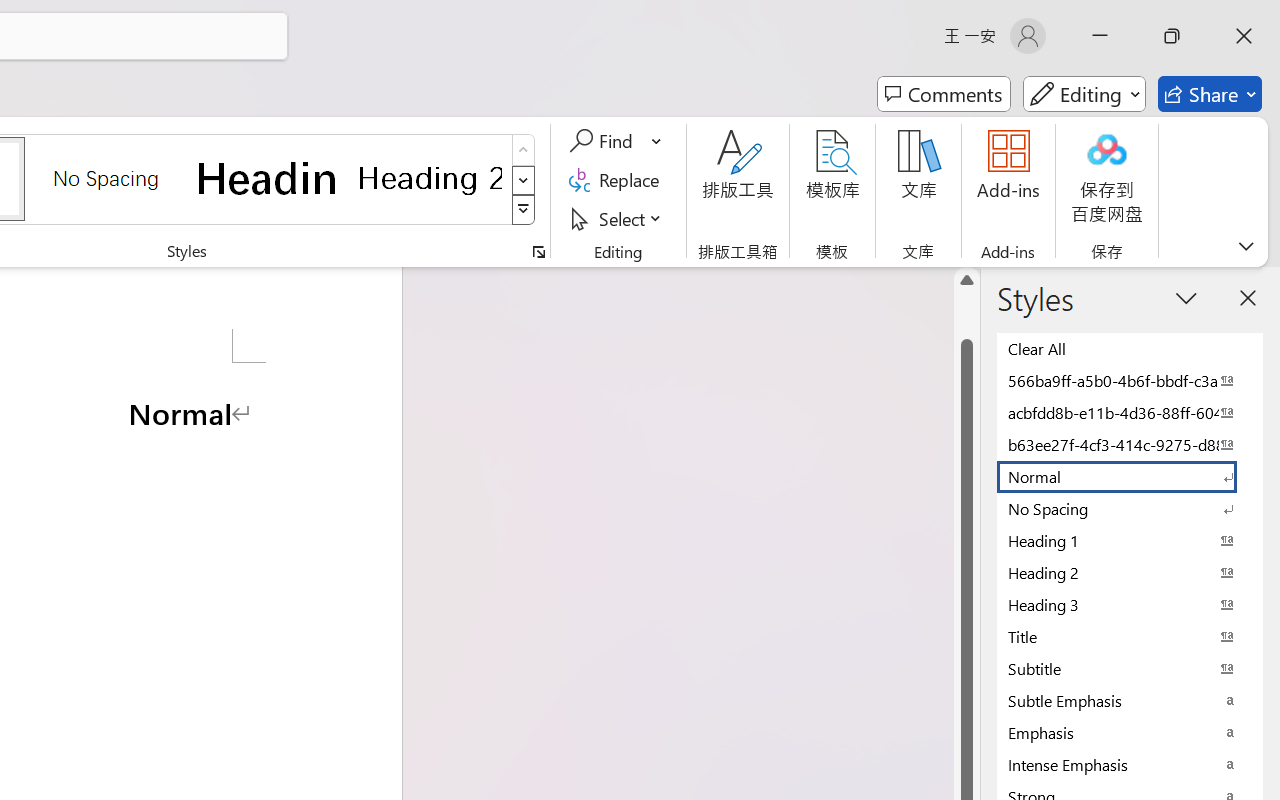  What do you see at coordinates (1130, 507) in the screenshot?
I see `'No Spacing'` at bounding box center [1130, 507].